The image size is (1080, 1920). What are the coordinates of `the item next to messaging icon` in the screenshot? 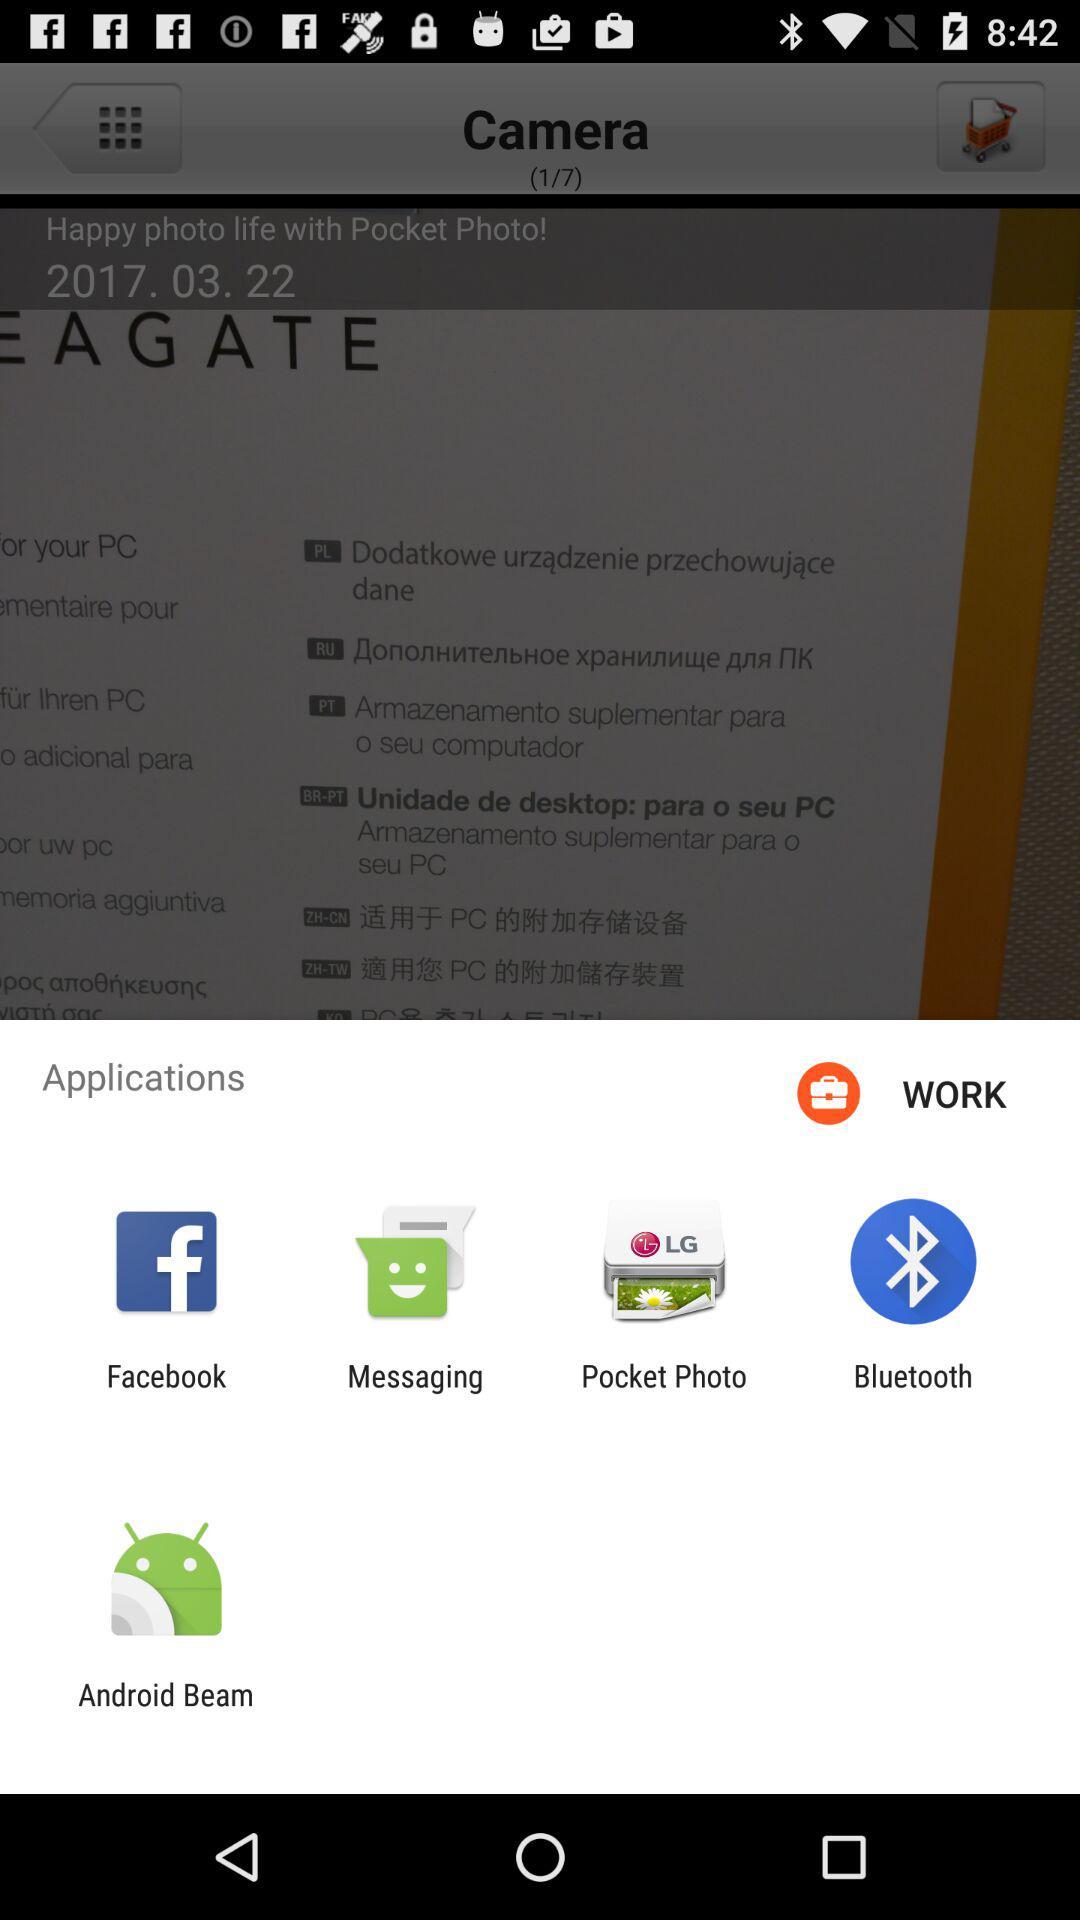 It's located at (165, 1392).